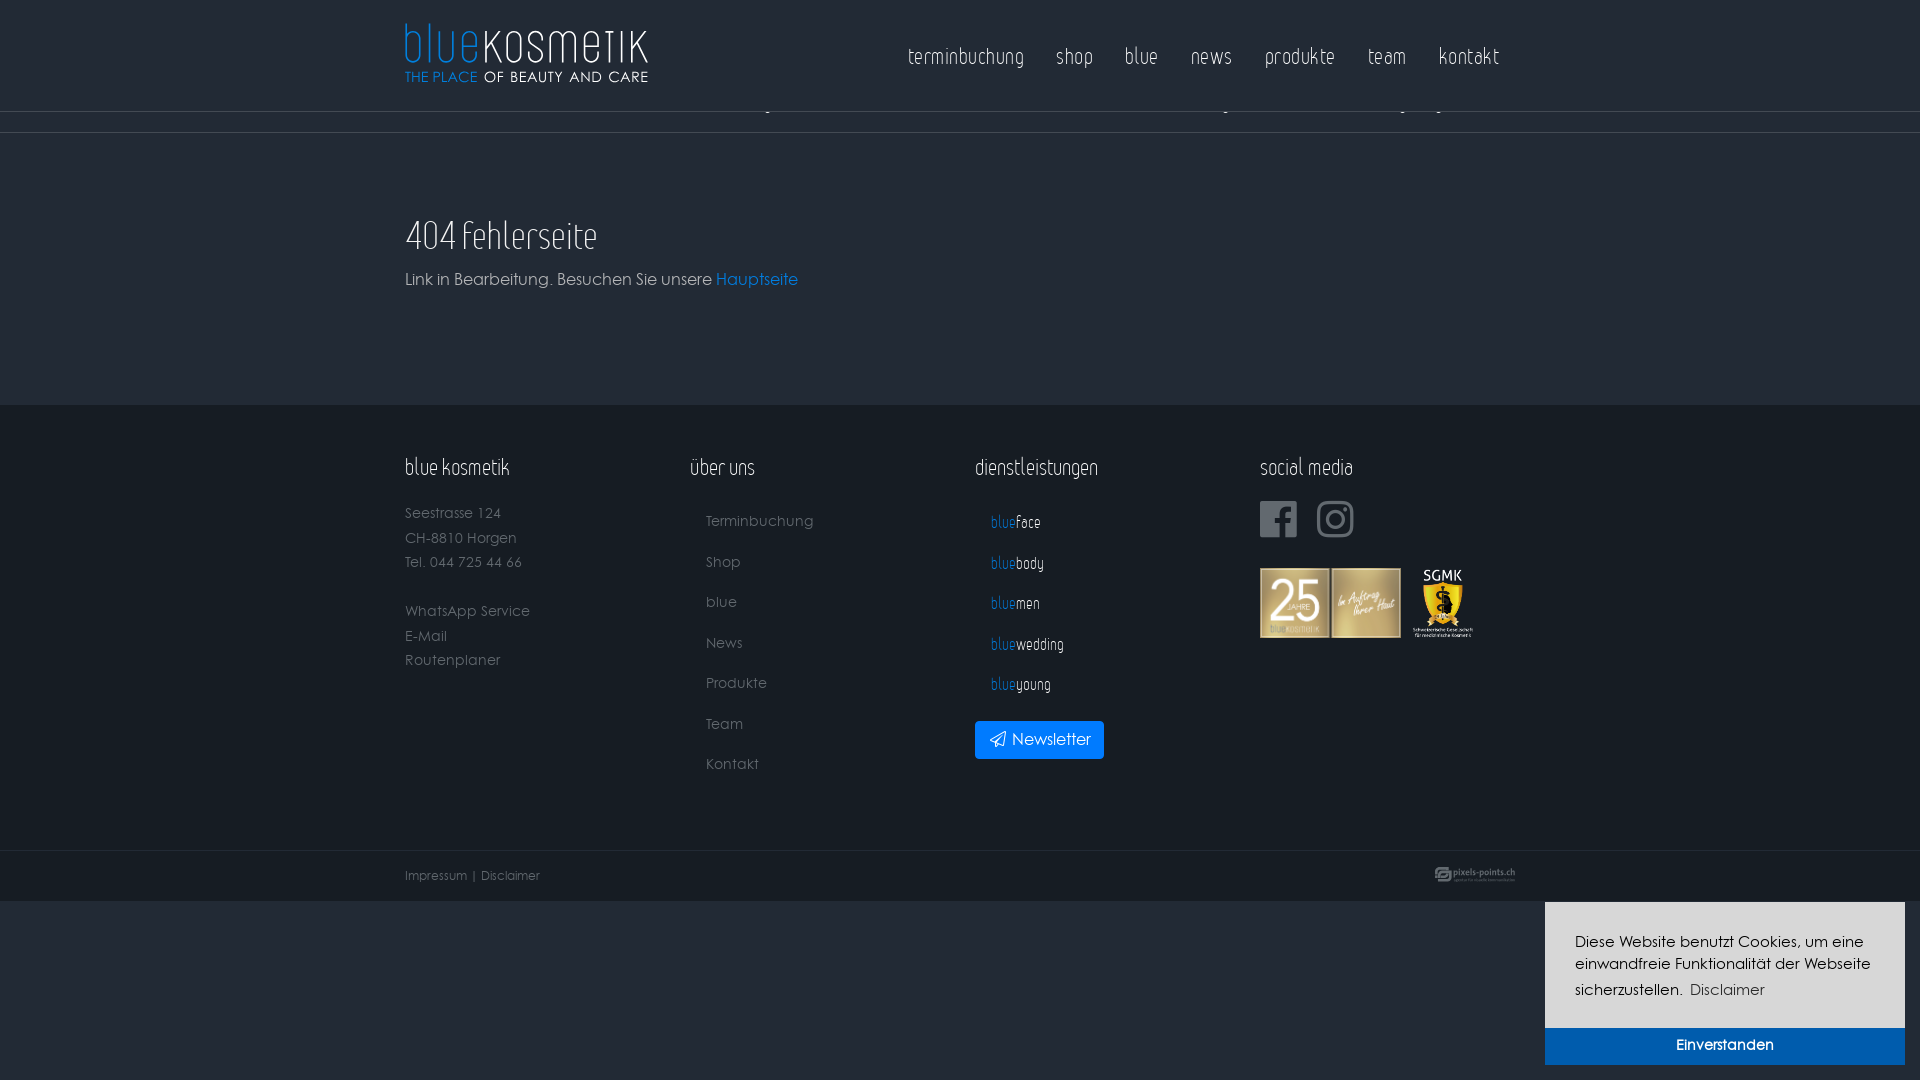  Describe the element at coordinates (756, 280) in the screenshot. I see `'Hauptseite'` at that location.